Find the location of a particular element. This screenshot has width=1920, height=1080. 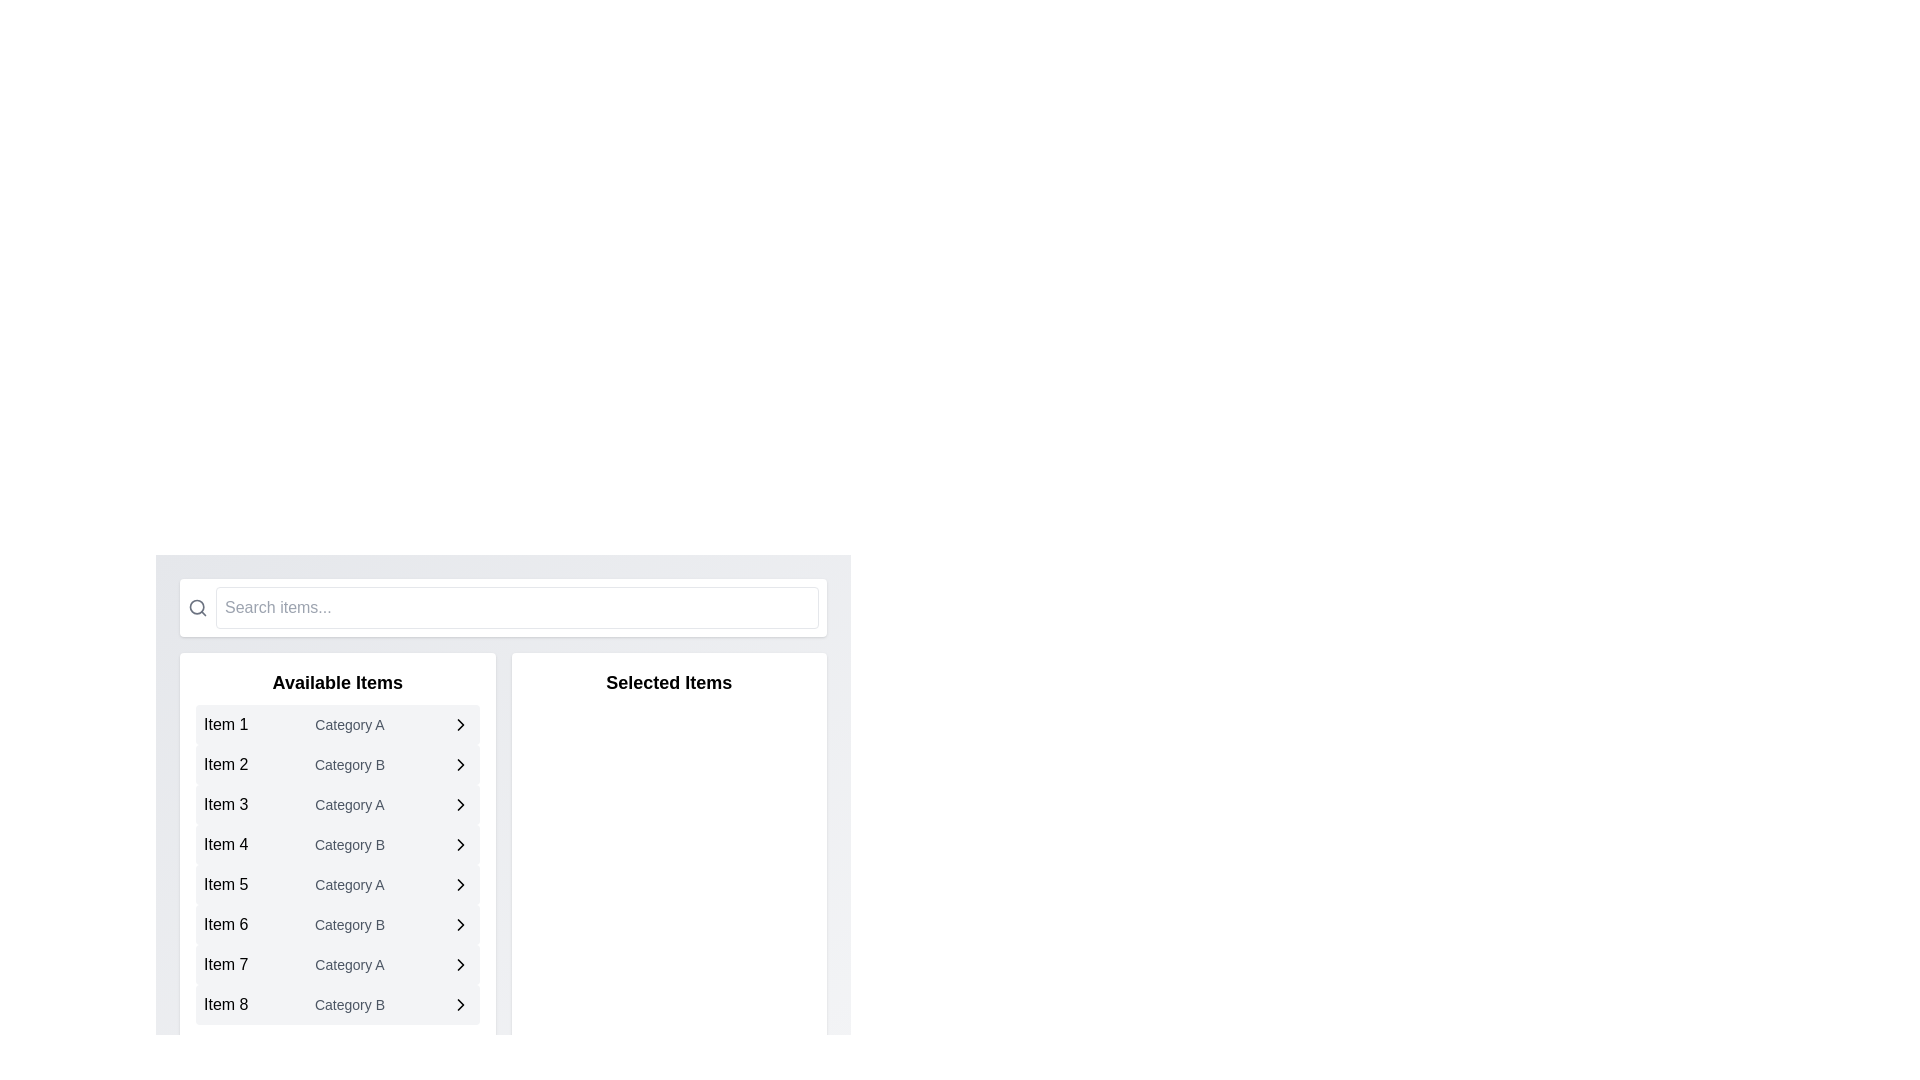

the second list item labeled 'Item 2' with 'Category B' centered in the light gray rectangular area is located at coordinates (337, 764).